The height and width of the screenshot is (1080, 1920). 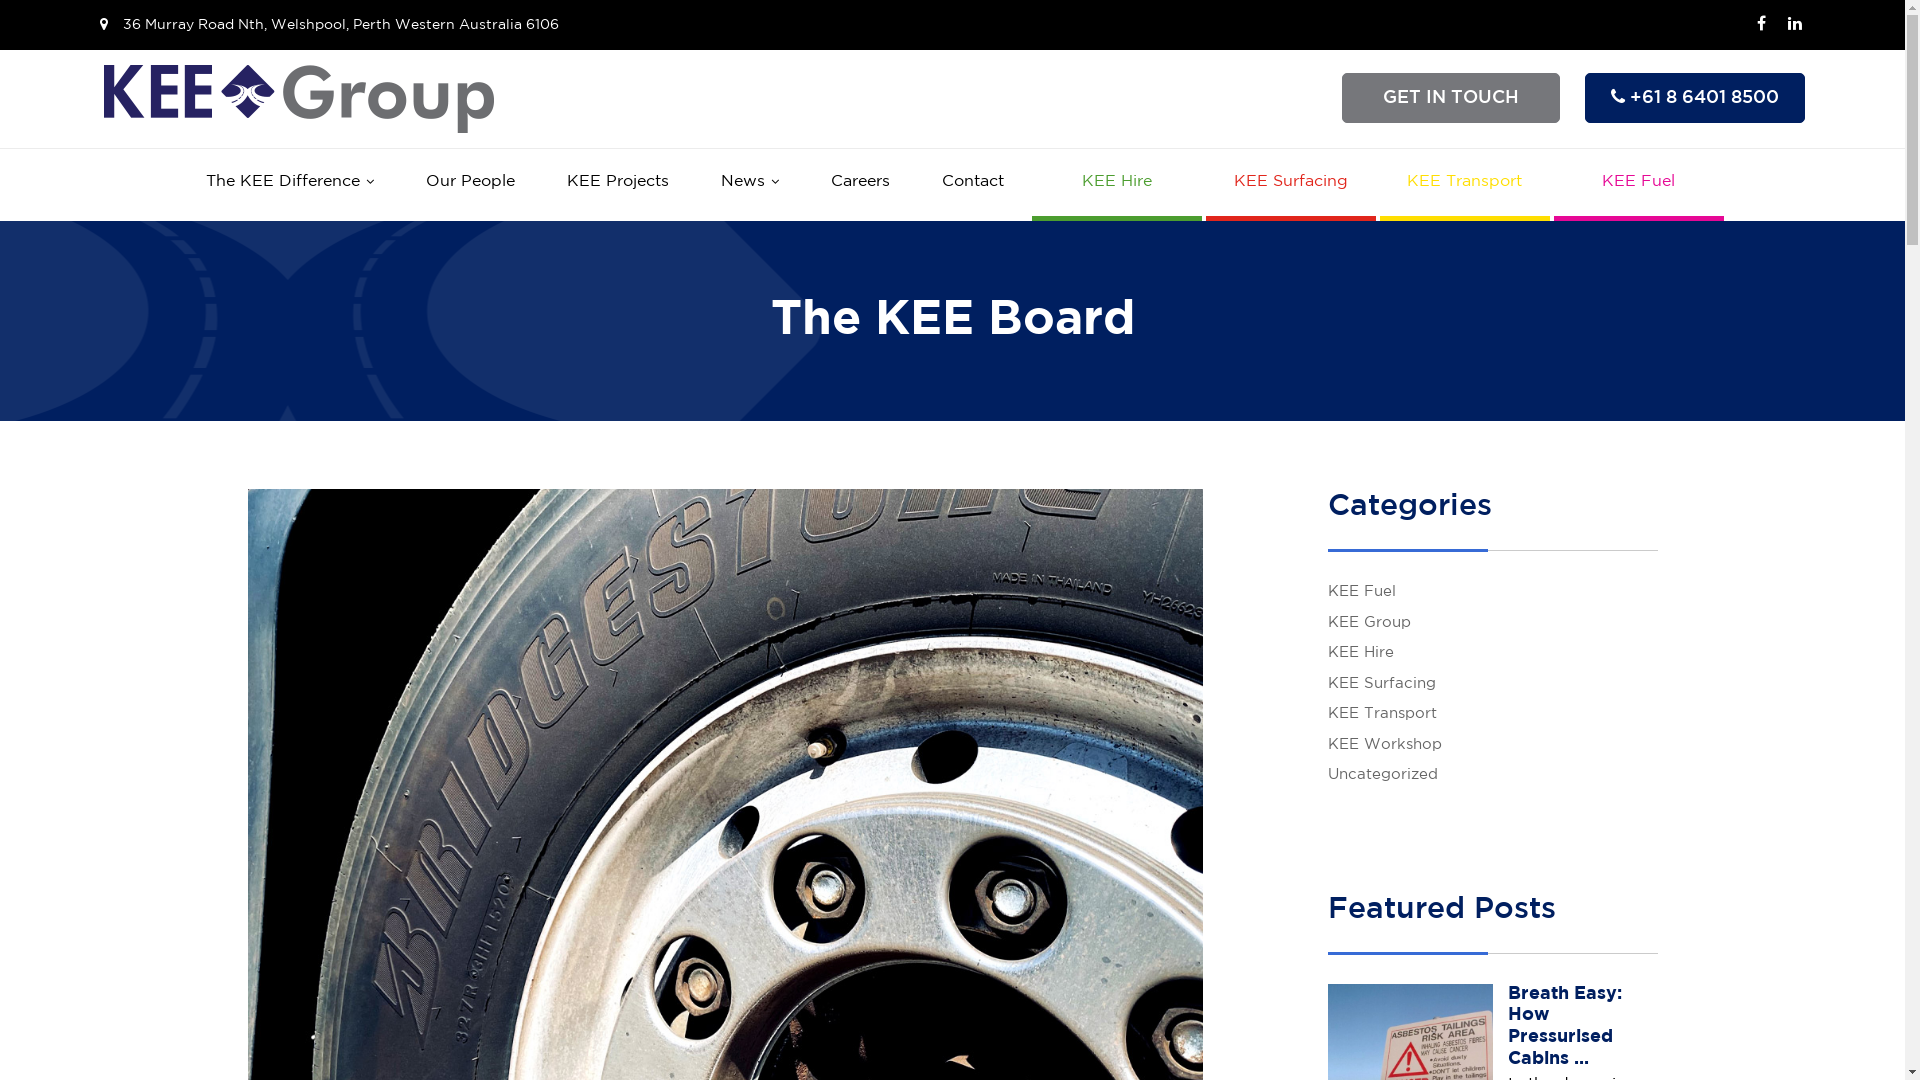 What do you see at coordinates (1450, 97) in the screenshot?
I see `'GET IN TOUCH'` at bounding box center [1450, 97].